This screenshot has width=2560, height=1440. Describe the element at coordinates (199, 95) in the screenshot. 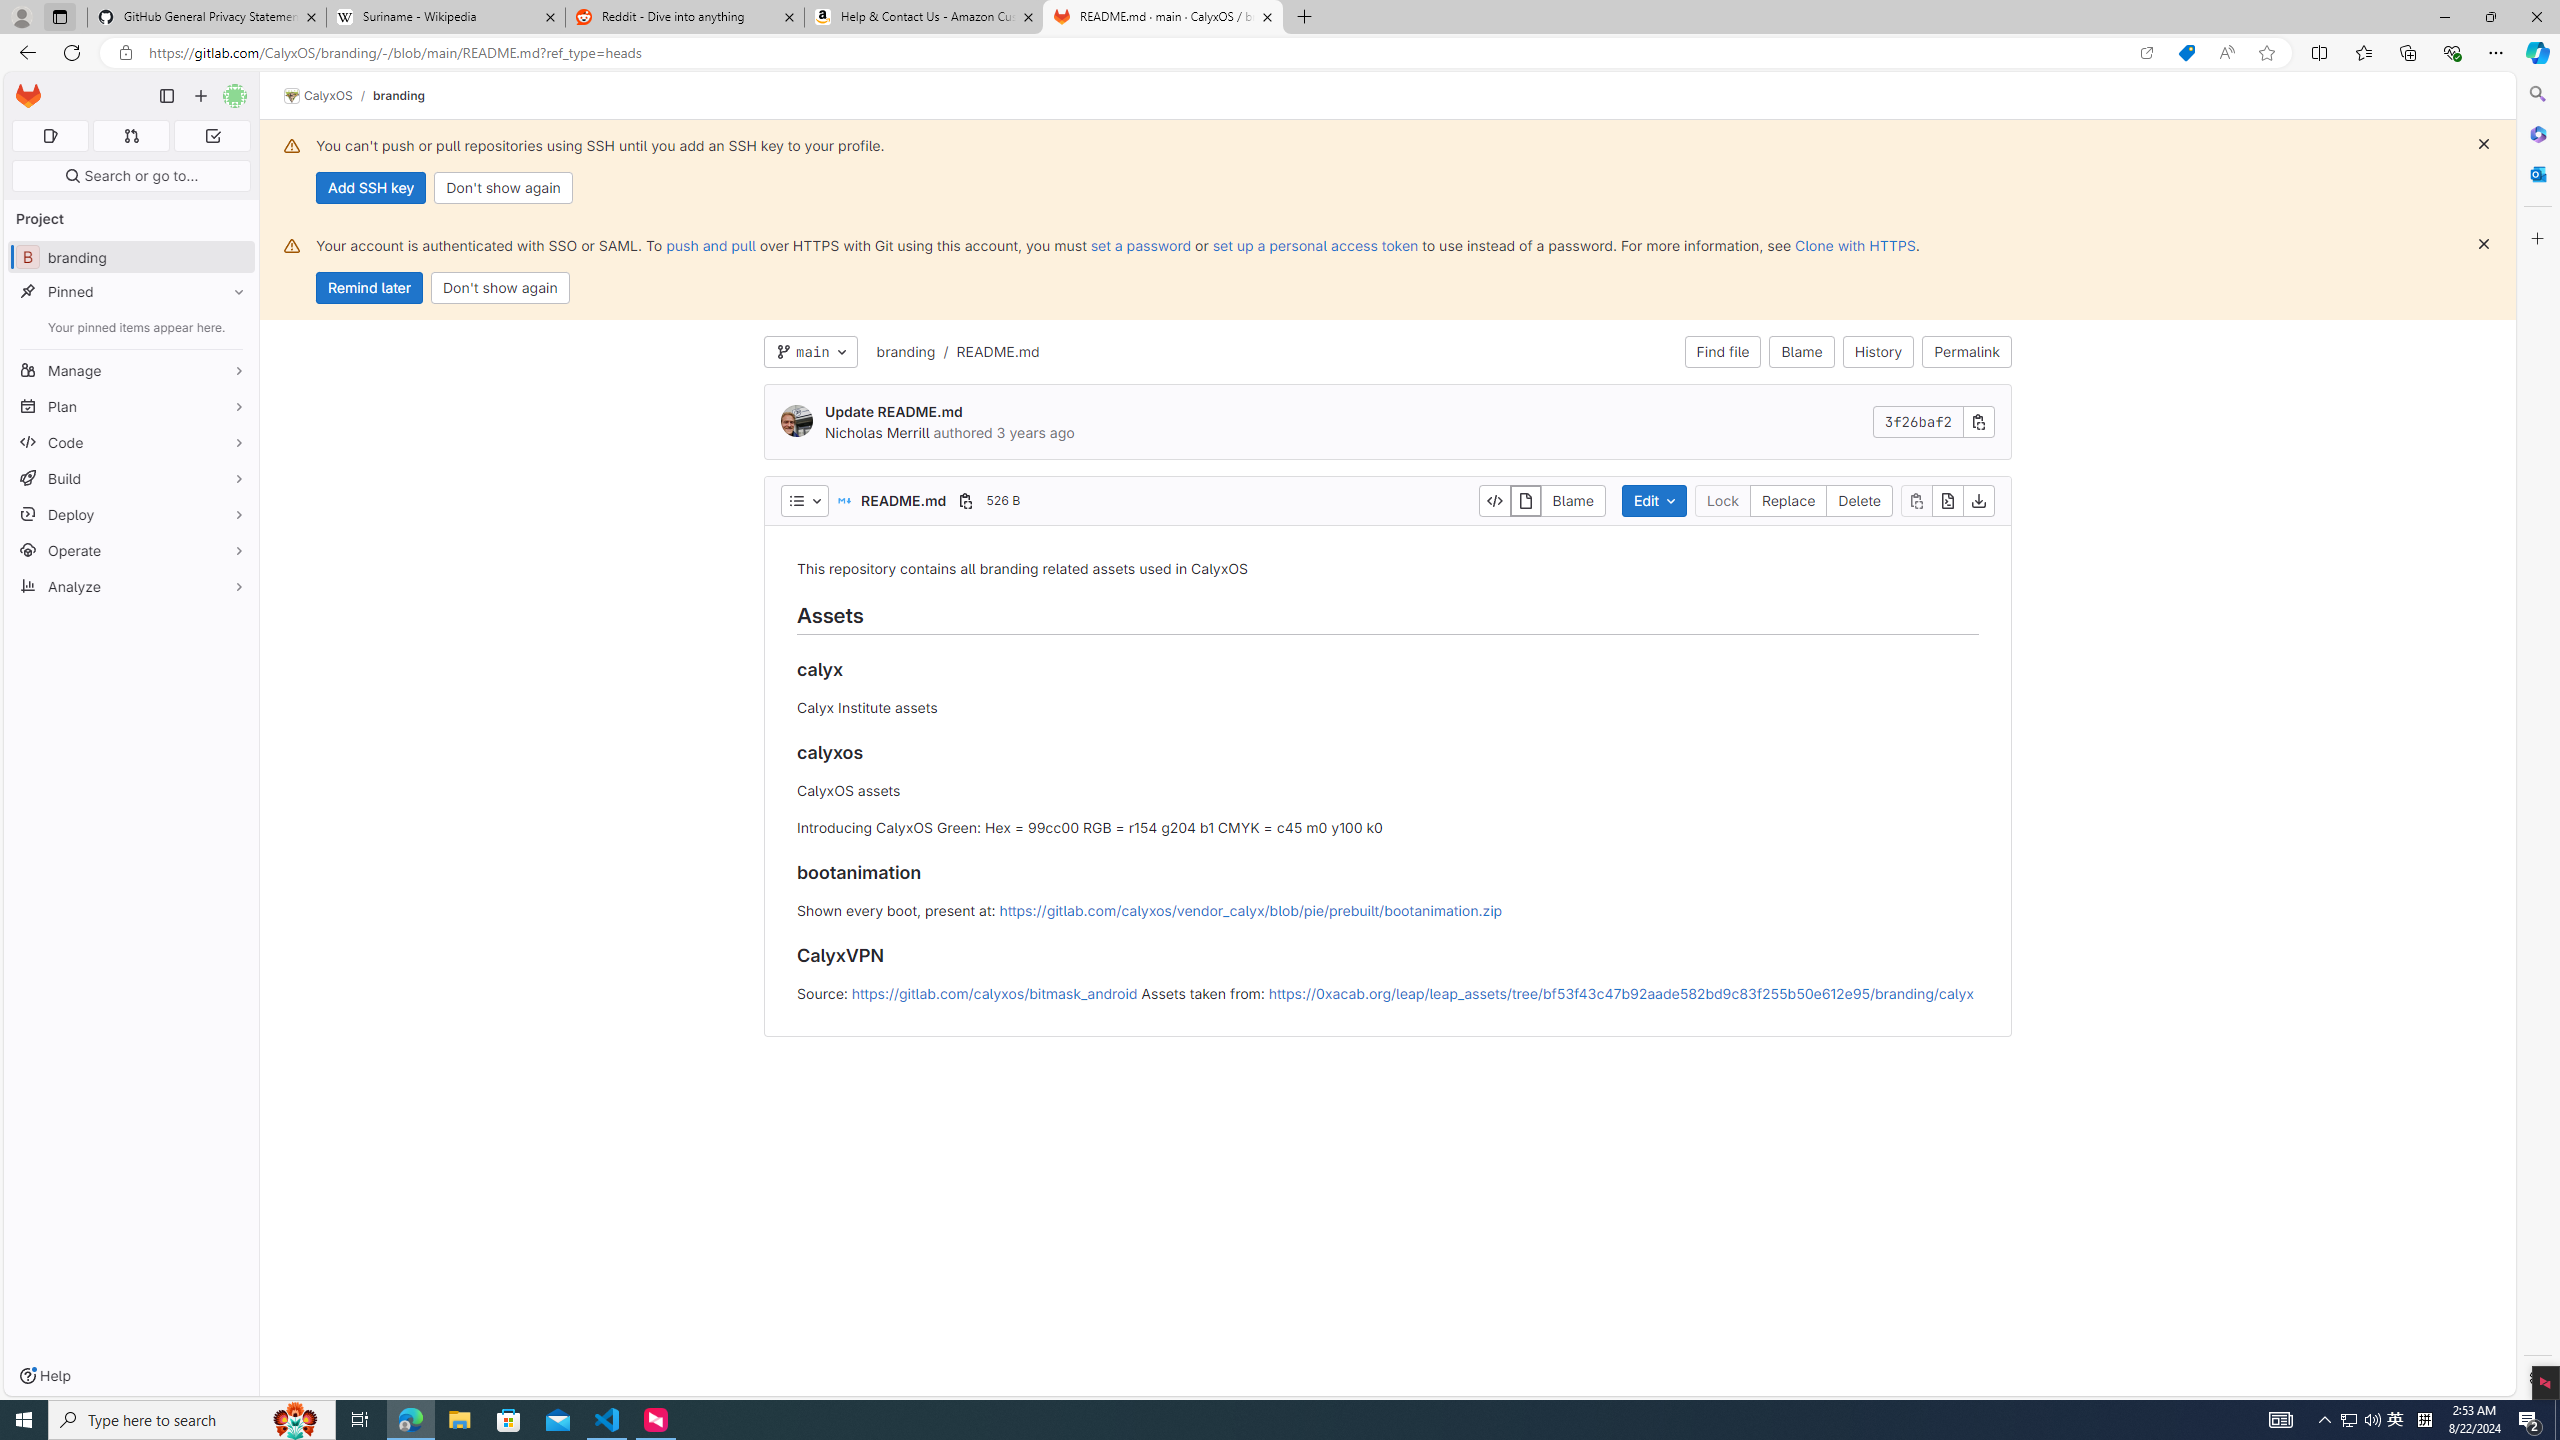

I see `'Create new...'` at that location.